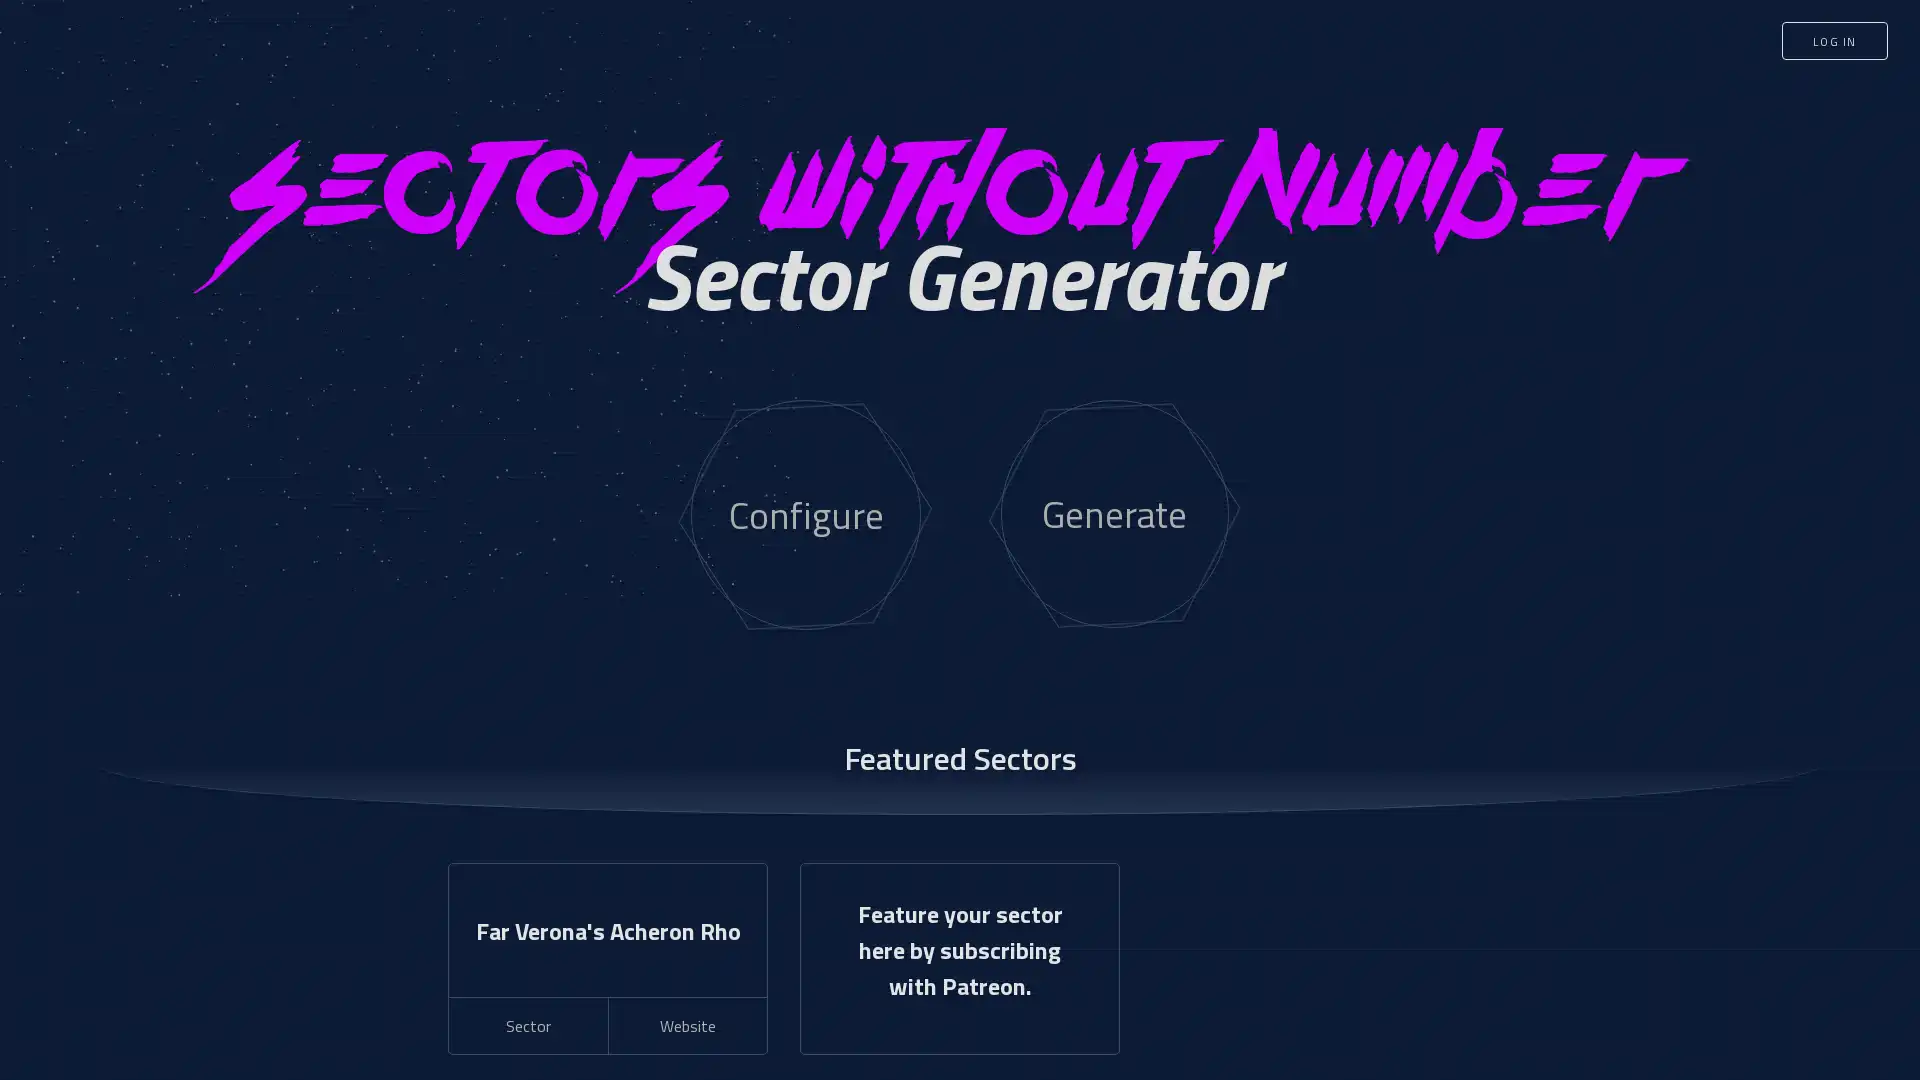  What do you see at coordinates (1113, 512) in the screenshot?
I see `Generate` at bounding box center [1113, 512].